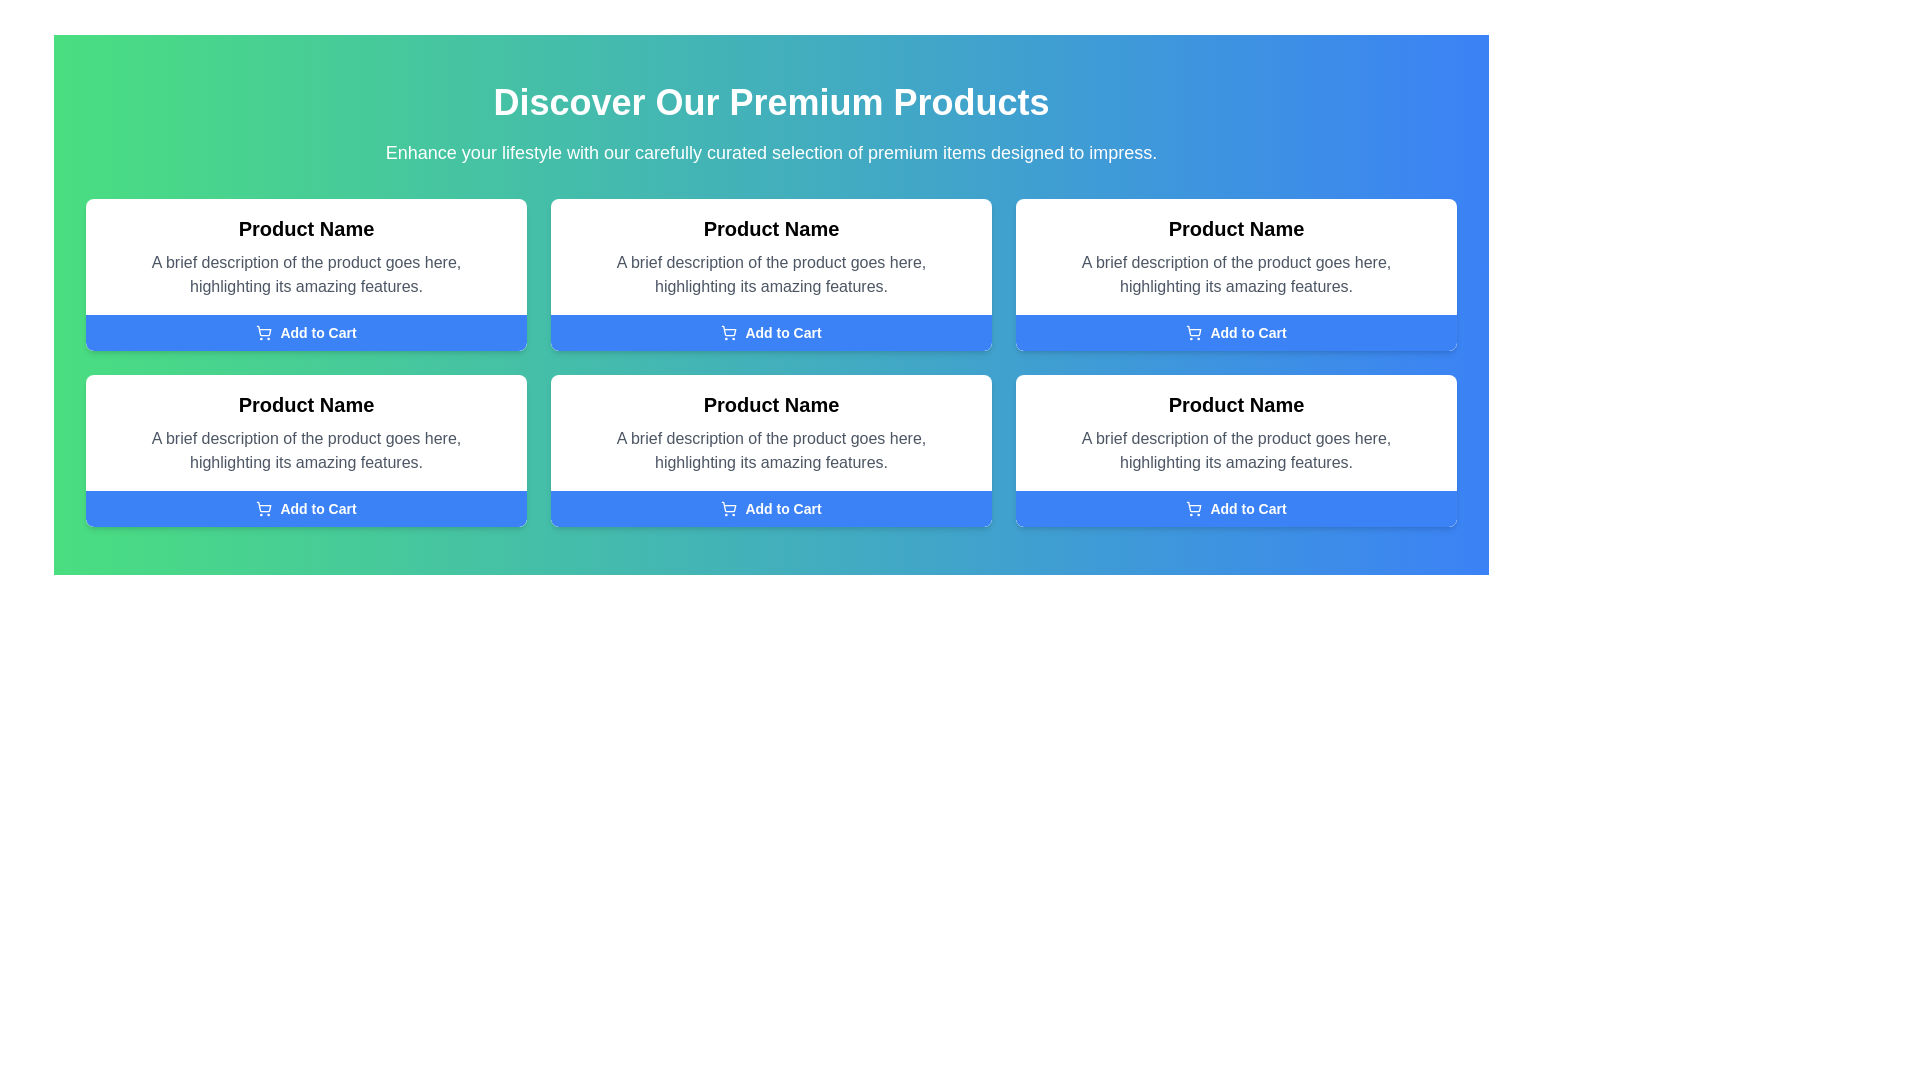  Describe the element at coordinates (1194, 331) in the screenshot. I see `the shopping cart icon located within the 'Add to Cart' button in the second column of the top row of product boxes` at that location.